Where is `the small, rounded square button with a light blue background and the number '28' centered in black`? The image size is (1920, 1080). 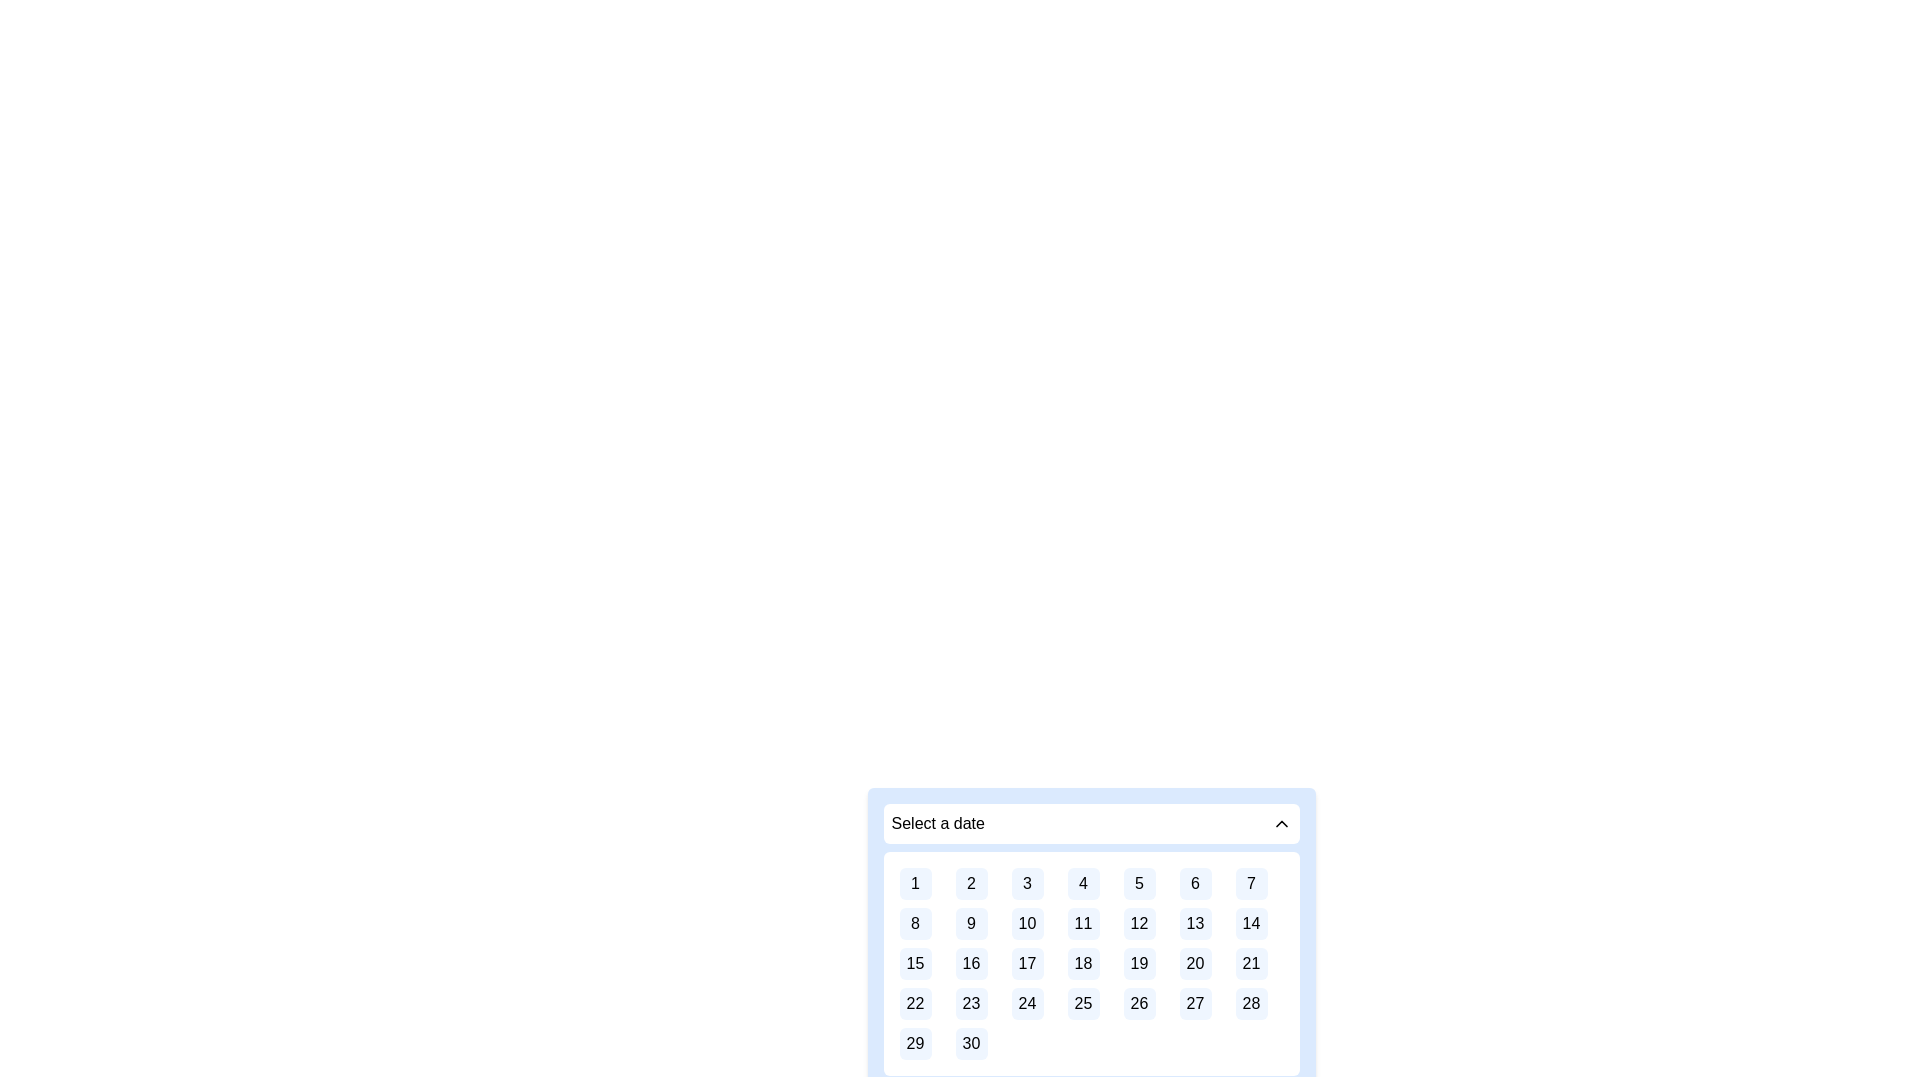
the small, rounded square button with a light blue background and the number '28' centered in black is located at coordinates (1250, 1003).